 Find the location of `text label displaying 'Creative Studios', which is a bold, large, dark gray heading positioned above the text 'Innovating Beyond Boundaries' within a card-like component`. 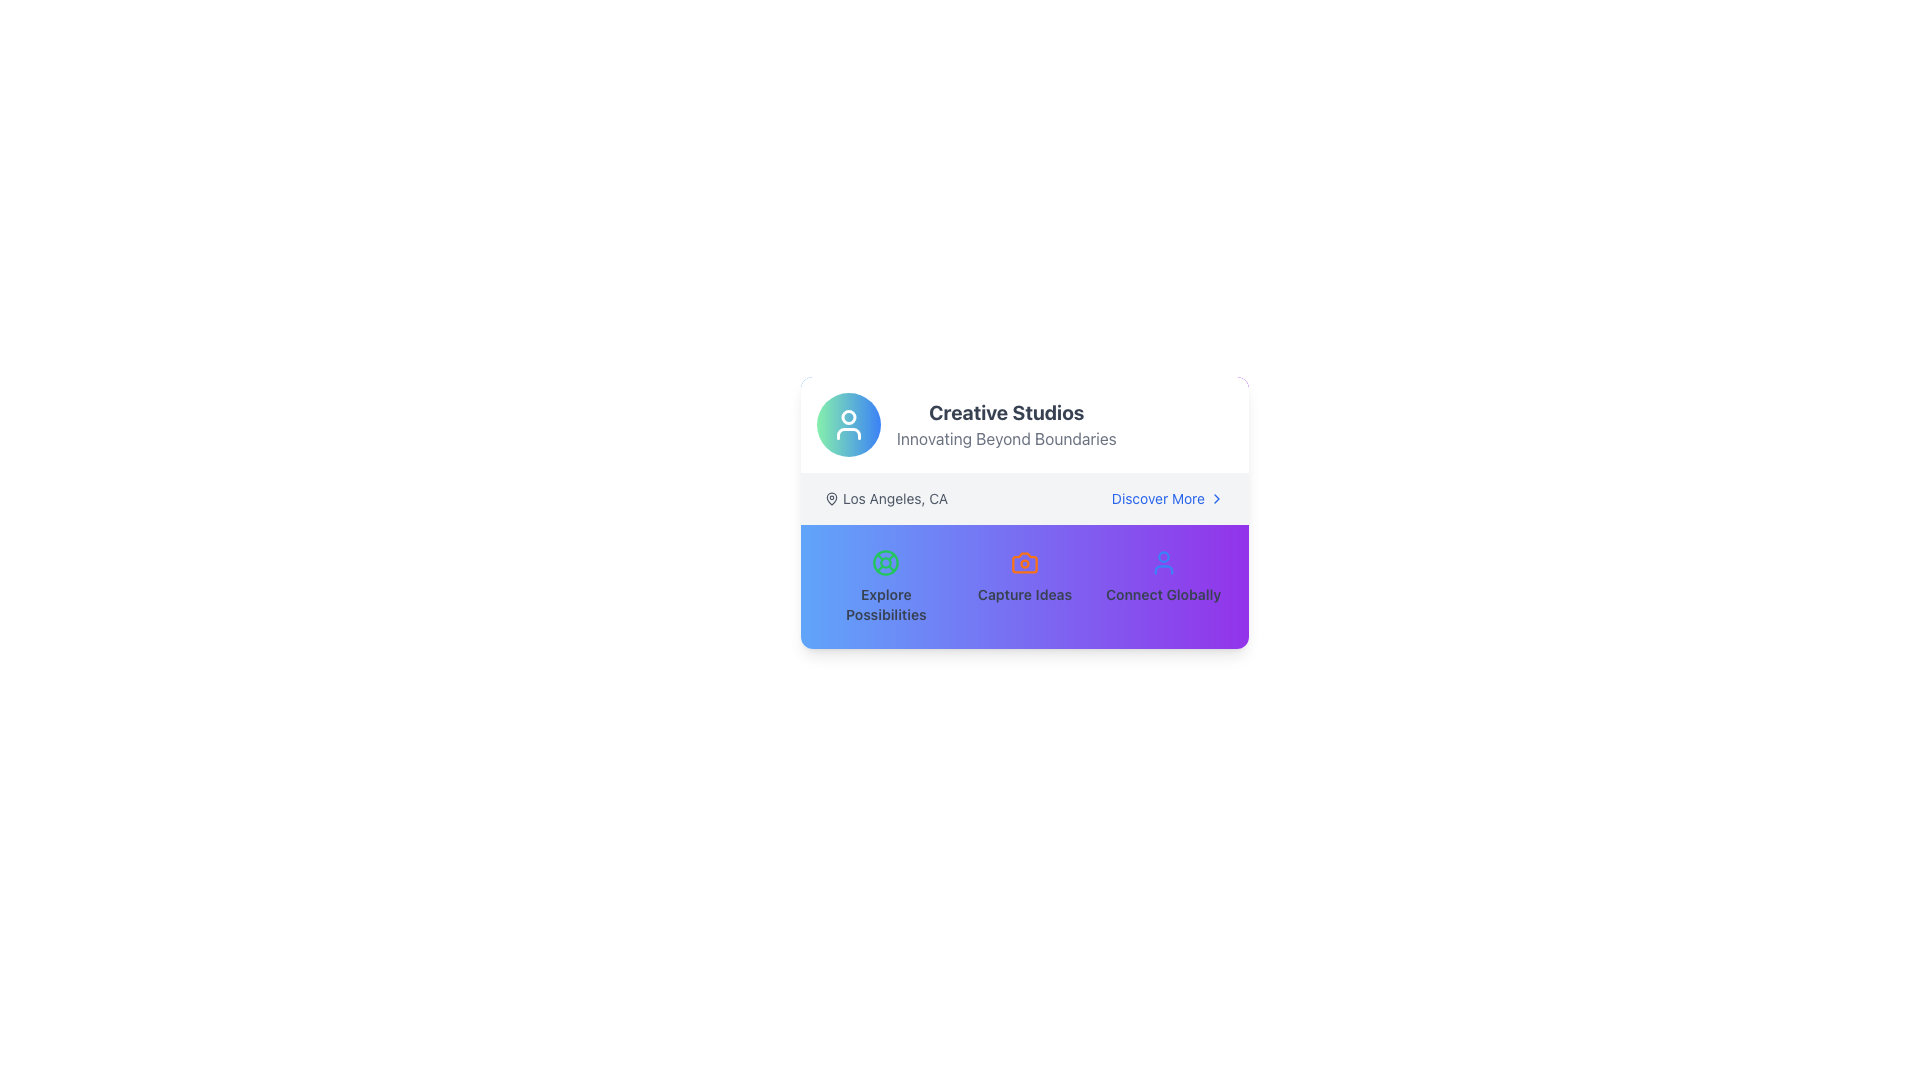

text label displaying 'Creative Studios', which is a bold, large, dark gray heading positioned above the text 'Innovating Beyond Boundaries' within a card-like component is located at coordinates (1006, 411).